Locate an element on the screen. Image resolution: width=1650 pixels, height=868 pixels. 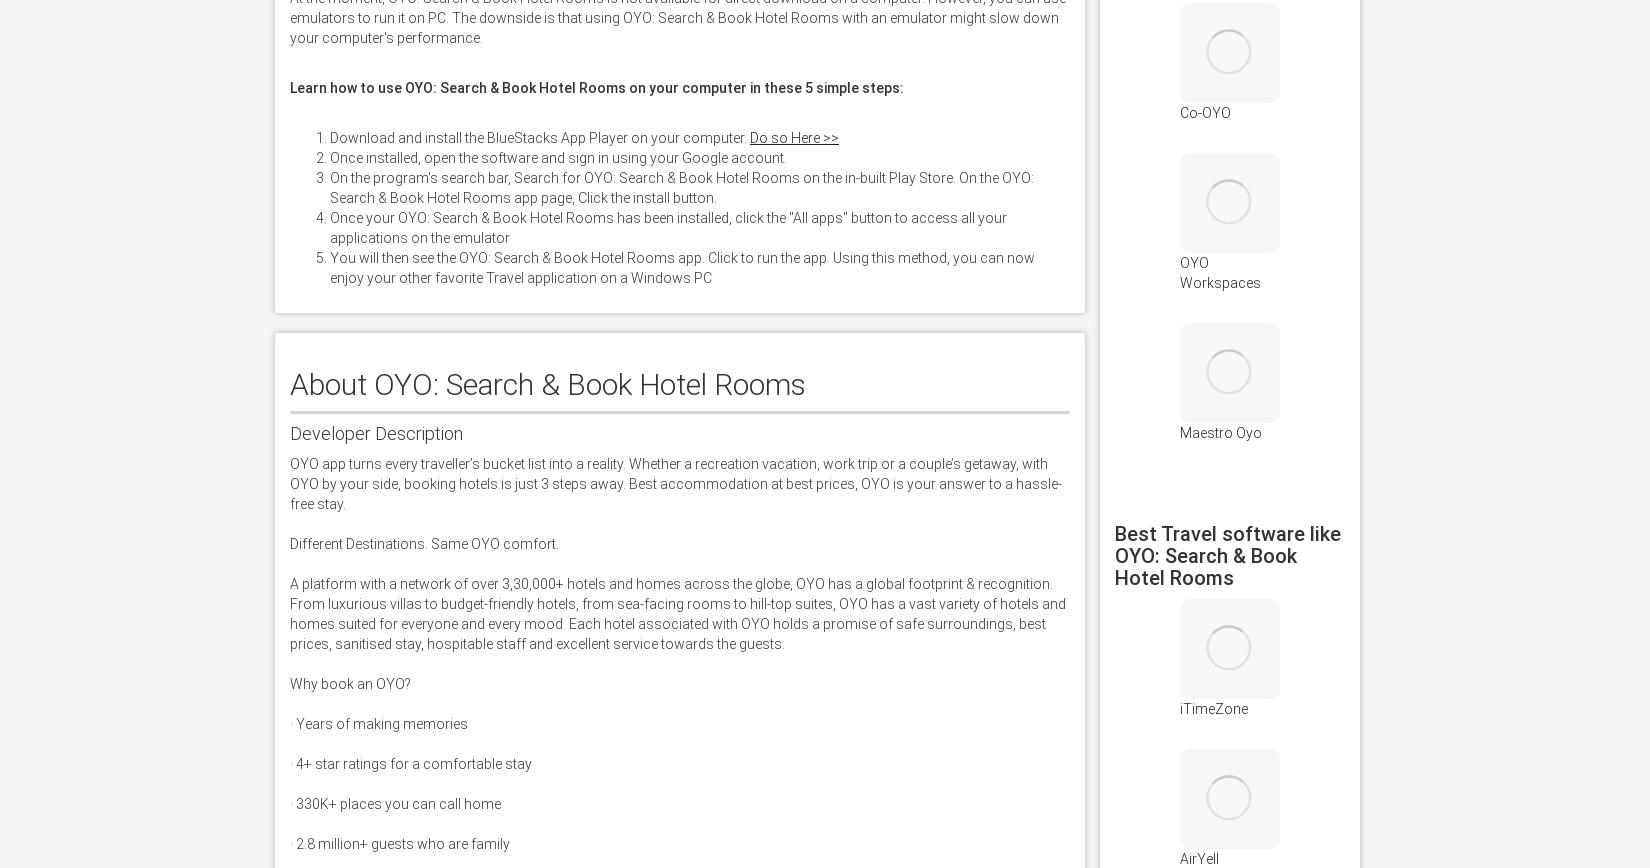
'On the program's search bar, Search for OYO: Search & Book Hotel Rooms on the in-built Play Store. On the OYO: Search & Book Hotel Rooms app page, Click the install button.' is located at coordinates (680, 188).